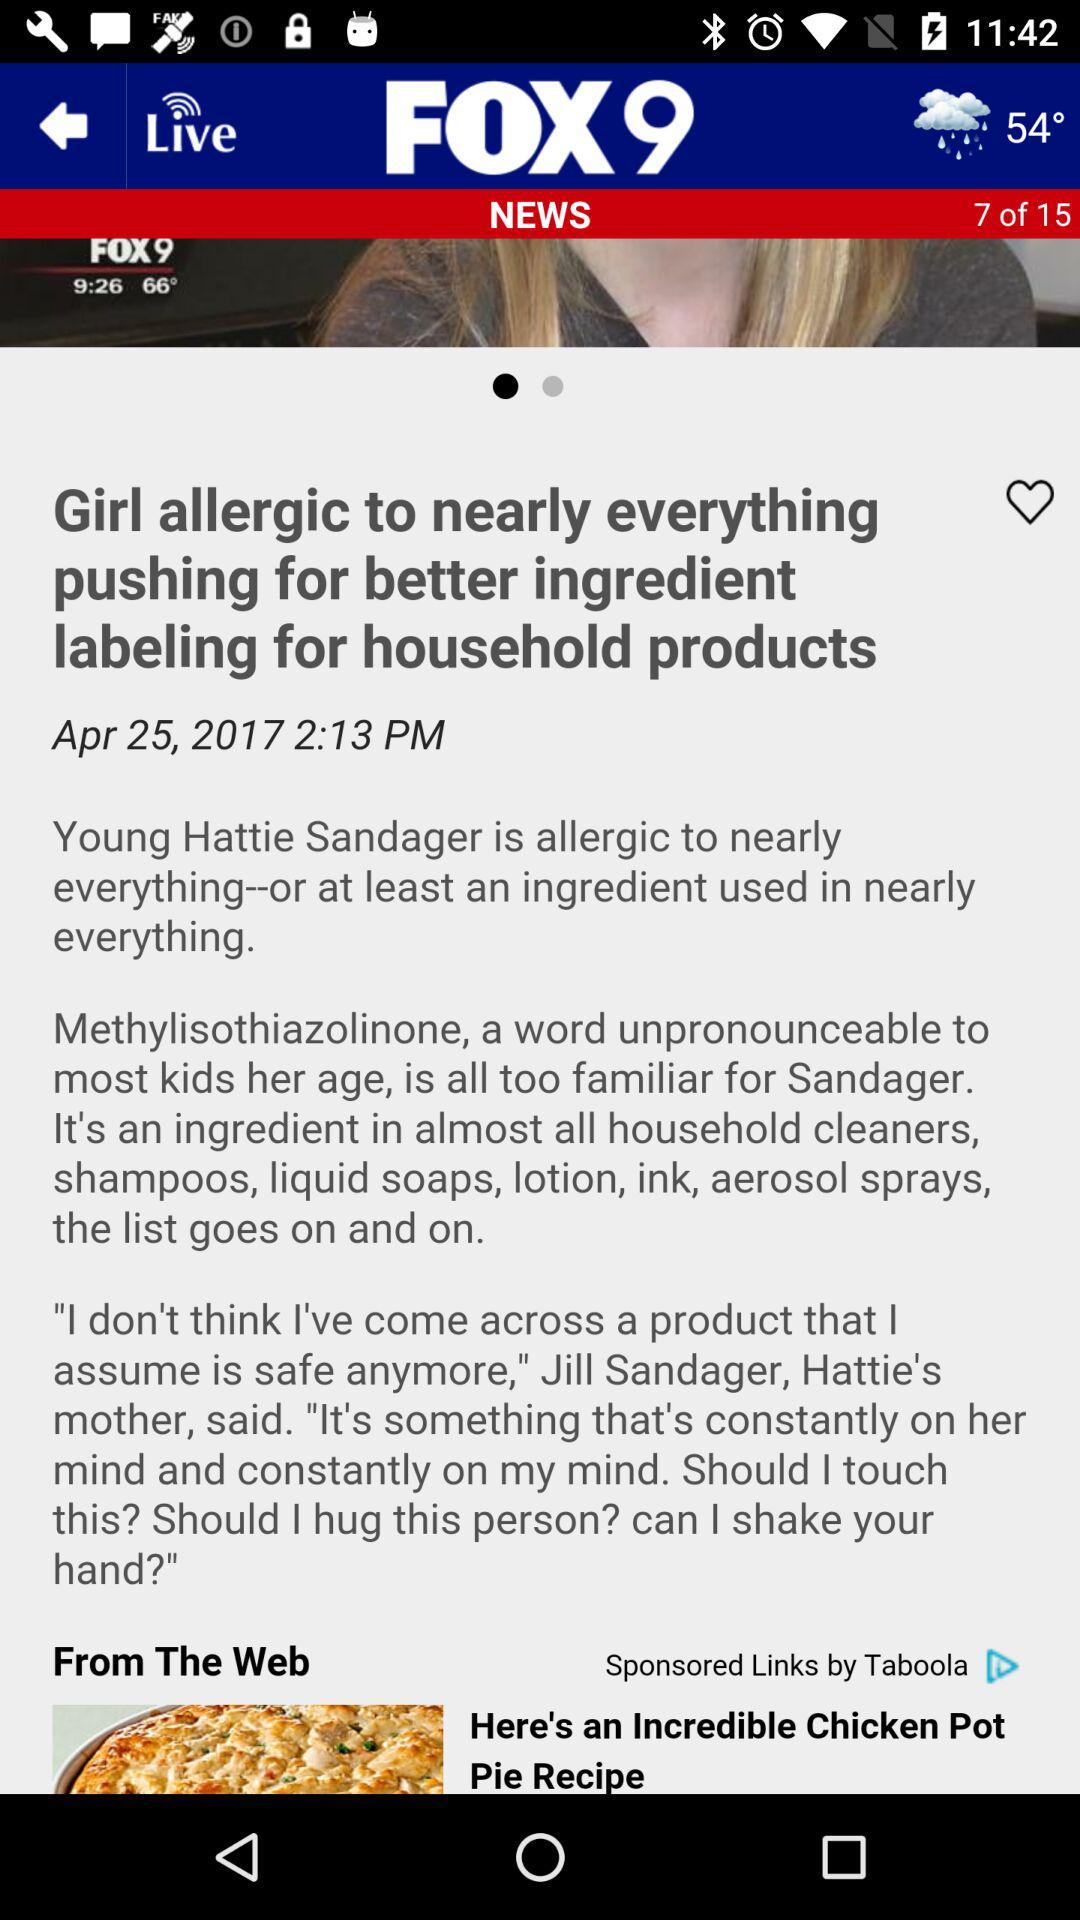 This screenshot has width=1080, height=1920. I want to click on previous page, so click(61, 124).